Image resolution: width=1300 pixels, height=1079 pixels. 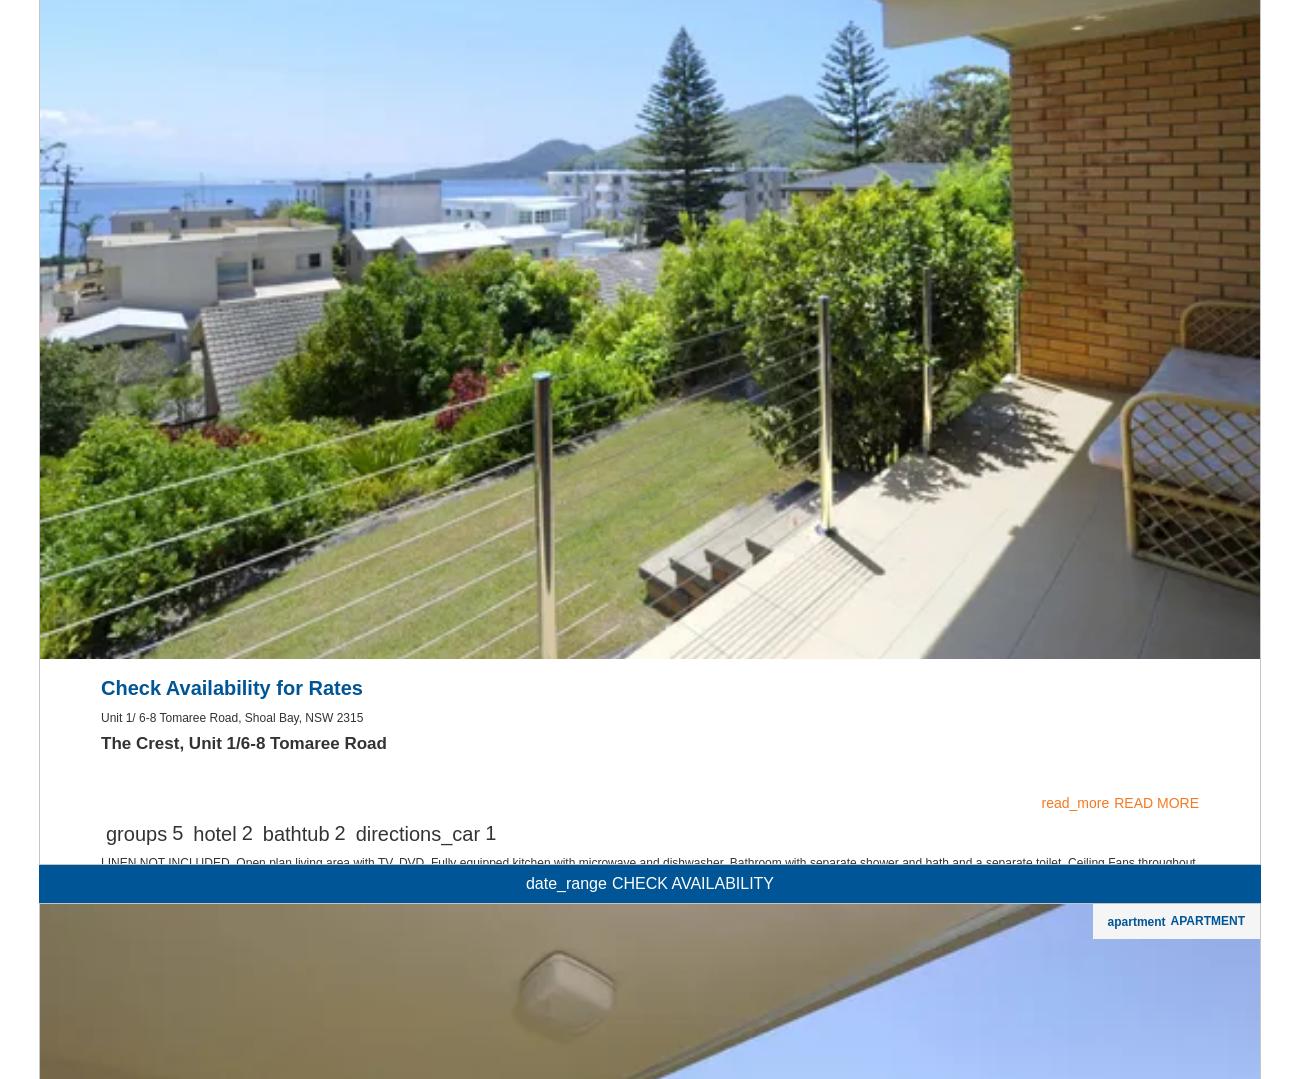 I want to click on 'Non-Smoking', so click(x=649, y=315).